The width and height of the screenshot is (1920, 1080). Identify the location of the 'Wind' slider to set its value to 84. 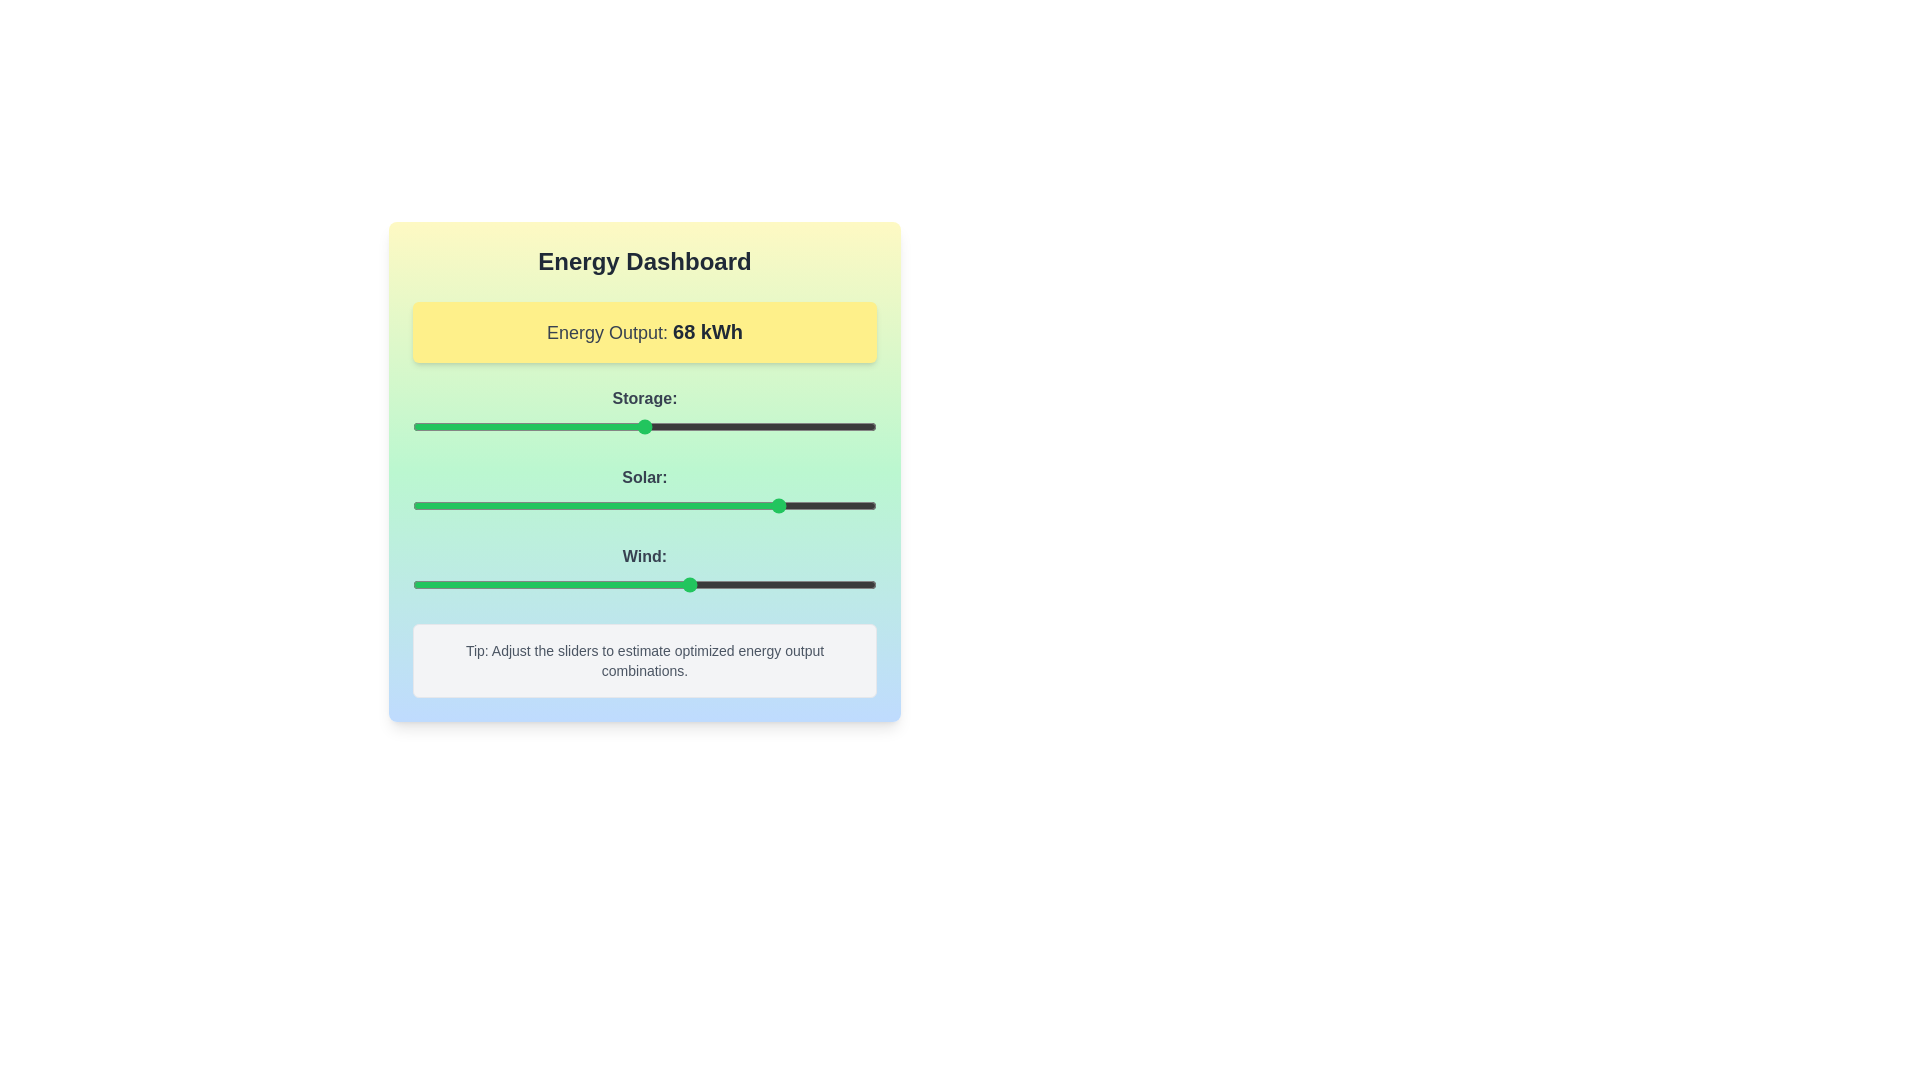
(802, 585).